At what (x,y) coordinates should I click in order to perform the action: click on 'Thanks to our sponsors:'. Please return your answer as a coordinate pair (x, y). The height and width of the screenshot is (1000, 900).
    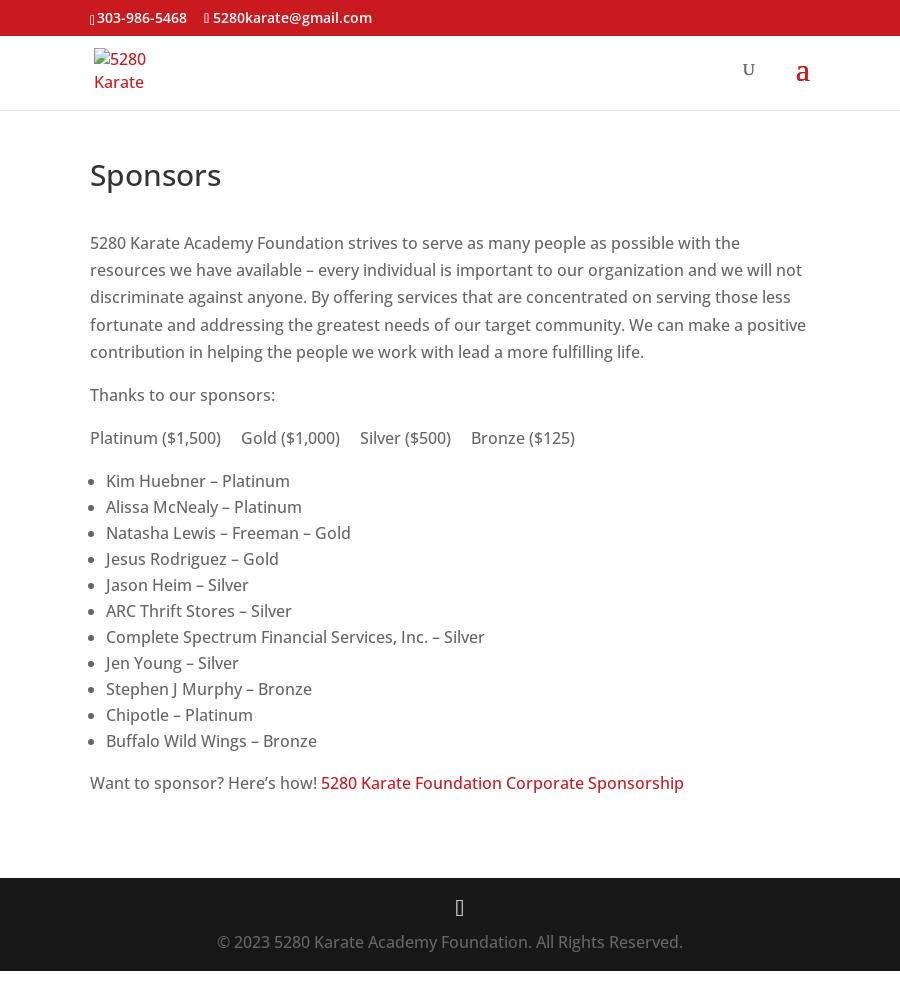
    Looking at the image, I should click on (89, 394).